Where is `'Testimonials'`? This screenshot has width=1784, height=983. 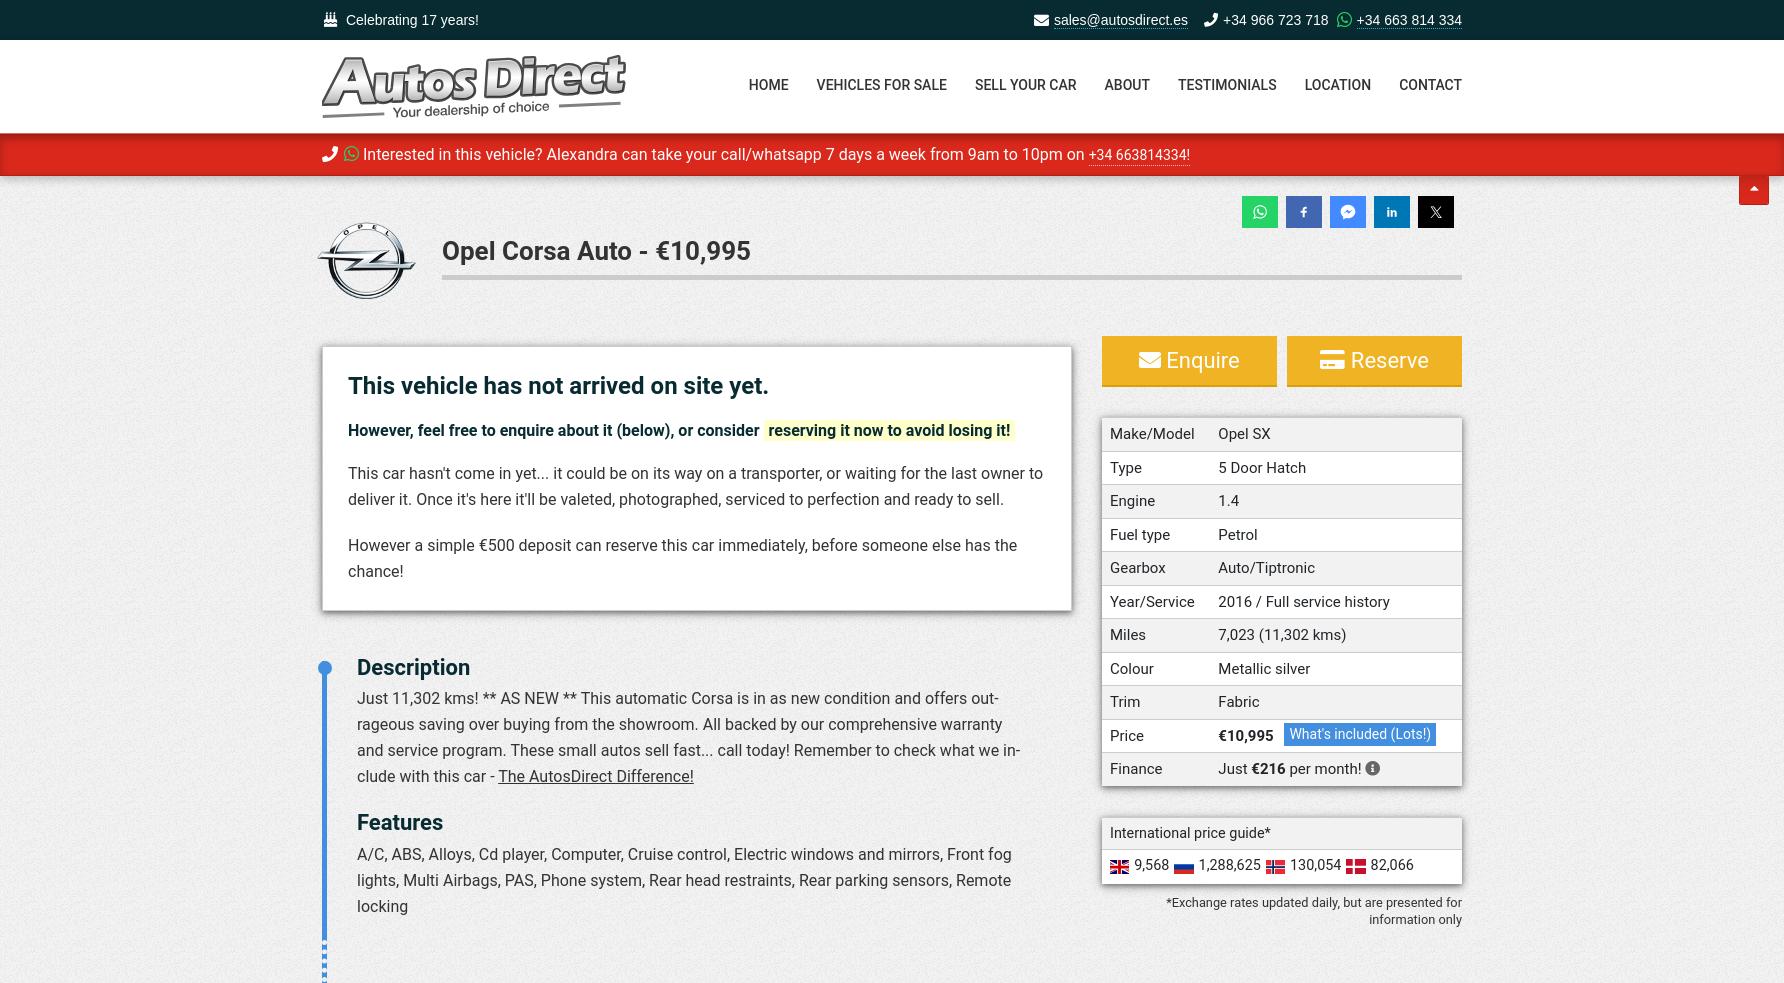
'Testimonials' is located at coordinates (1226, 84).